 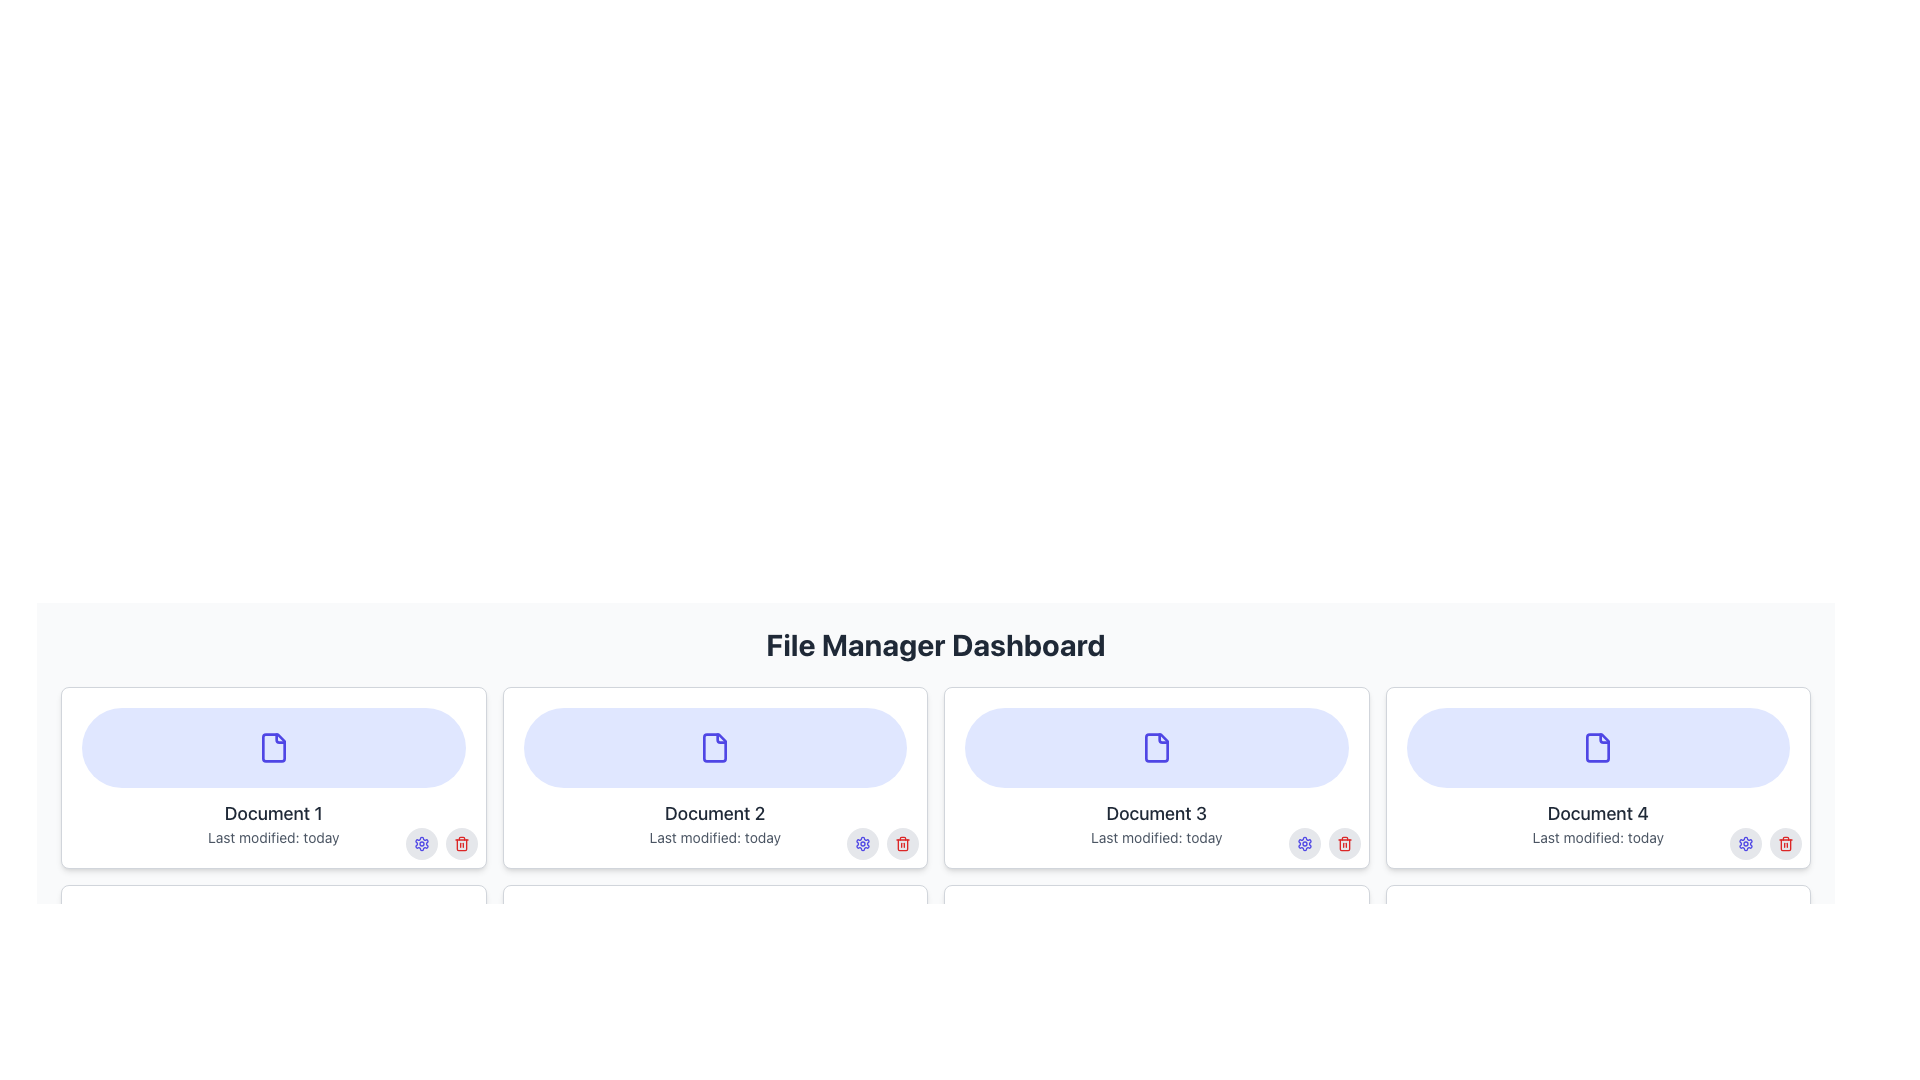 What do you see at coordinates (863, 844) in the screenshot?
I see `the settings icon button located in the lower-right corner of the 'Document 2' card beneath the 'File Manager Dashboard'` at bounding box center [863, 844].